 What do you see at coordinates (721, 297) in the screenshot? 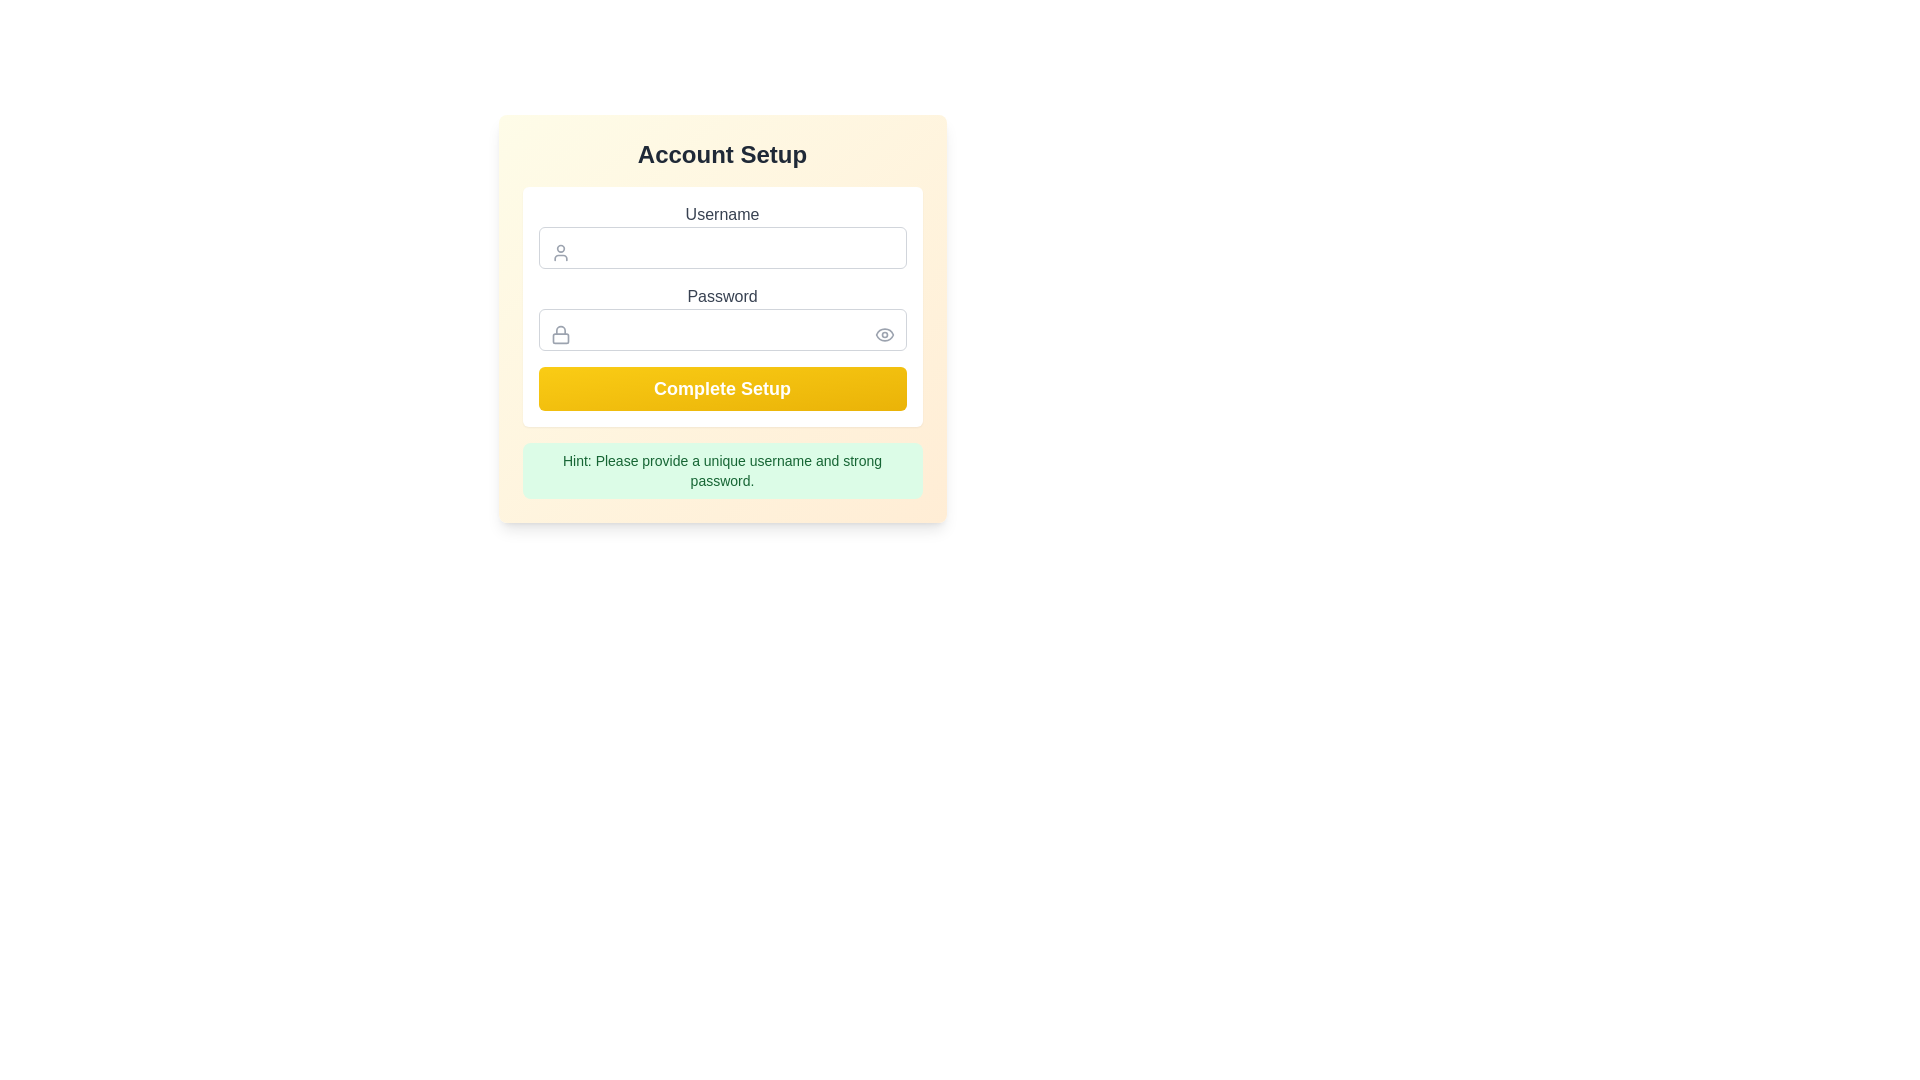
I see `the 'Password' label, which is a medium gray text label positioned above the password input field in the form` at bounding box center [721, 297].